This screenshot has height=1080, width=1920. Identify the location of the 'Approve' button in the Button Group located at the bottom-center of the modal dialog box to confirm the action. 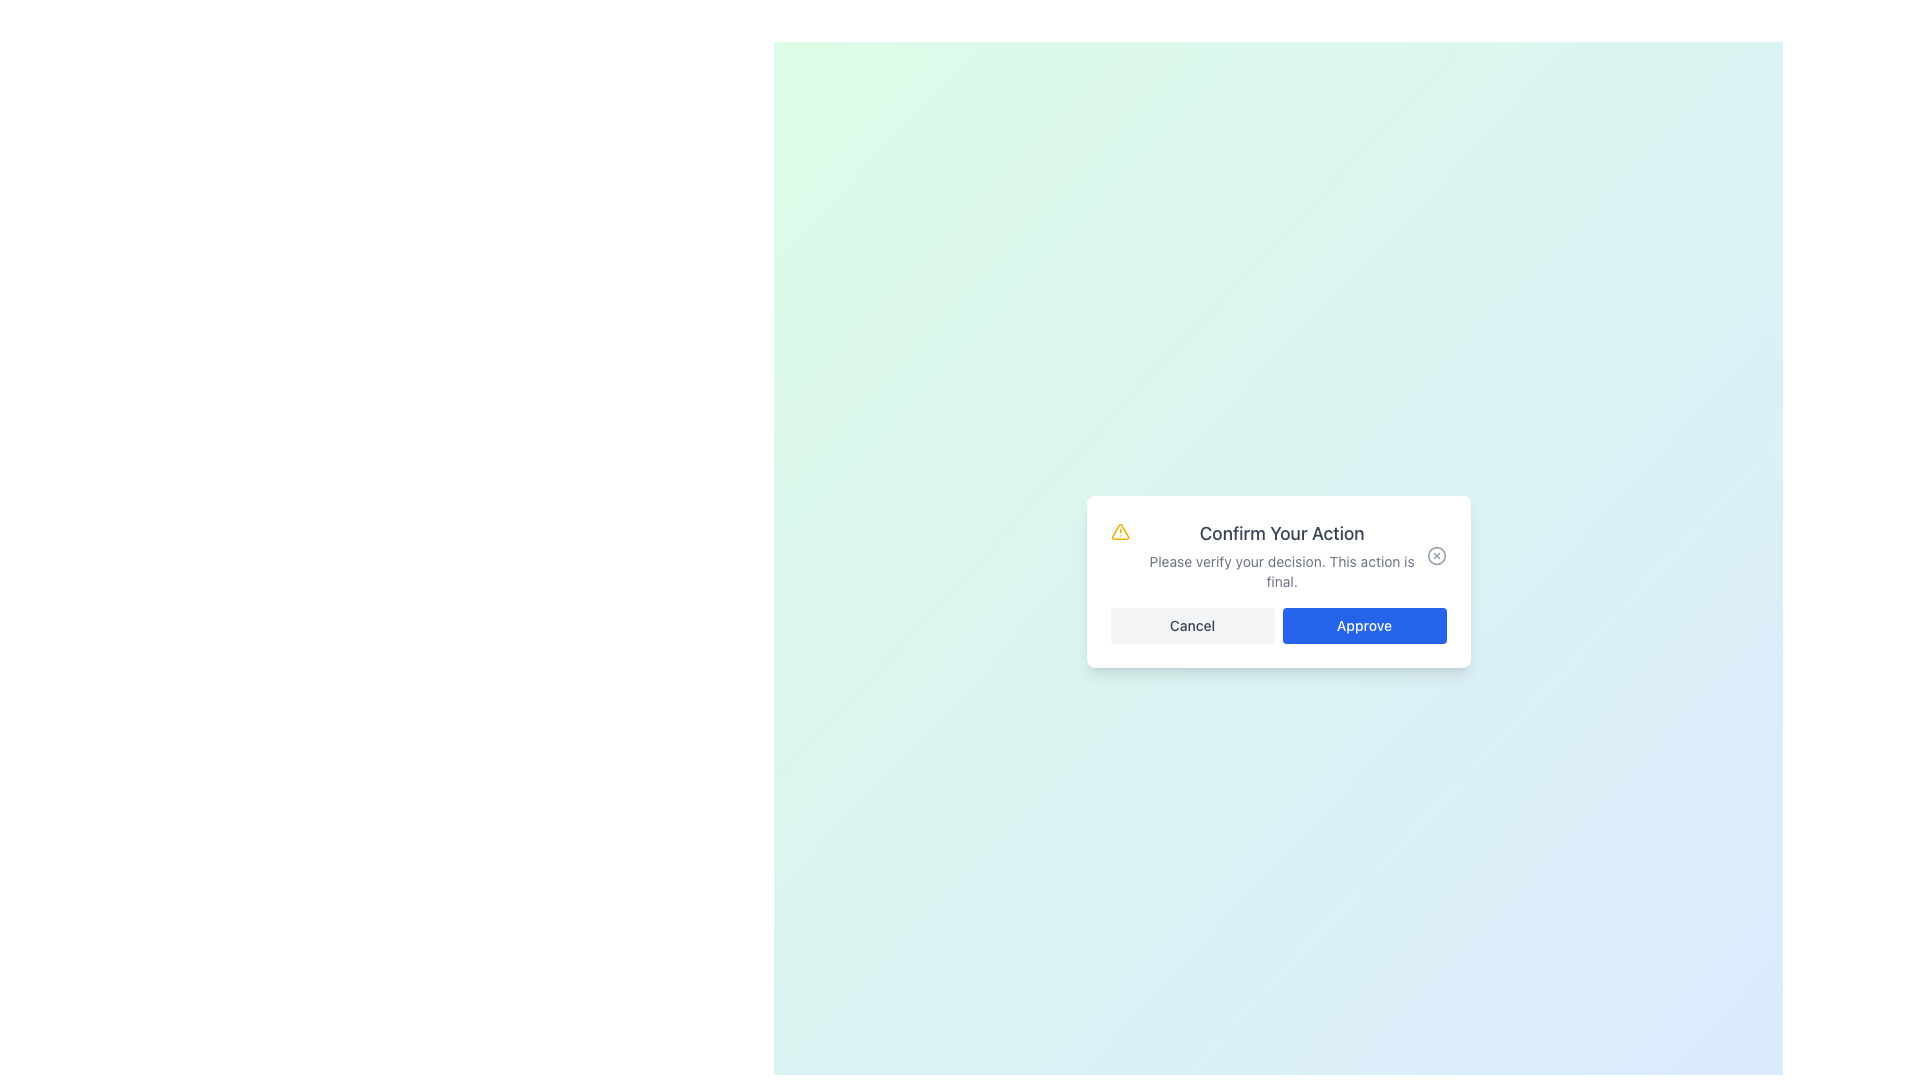
(1277, 624).